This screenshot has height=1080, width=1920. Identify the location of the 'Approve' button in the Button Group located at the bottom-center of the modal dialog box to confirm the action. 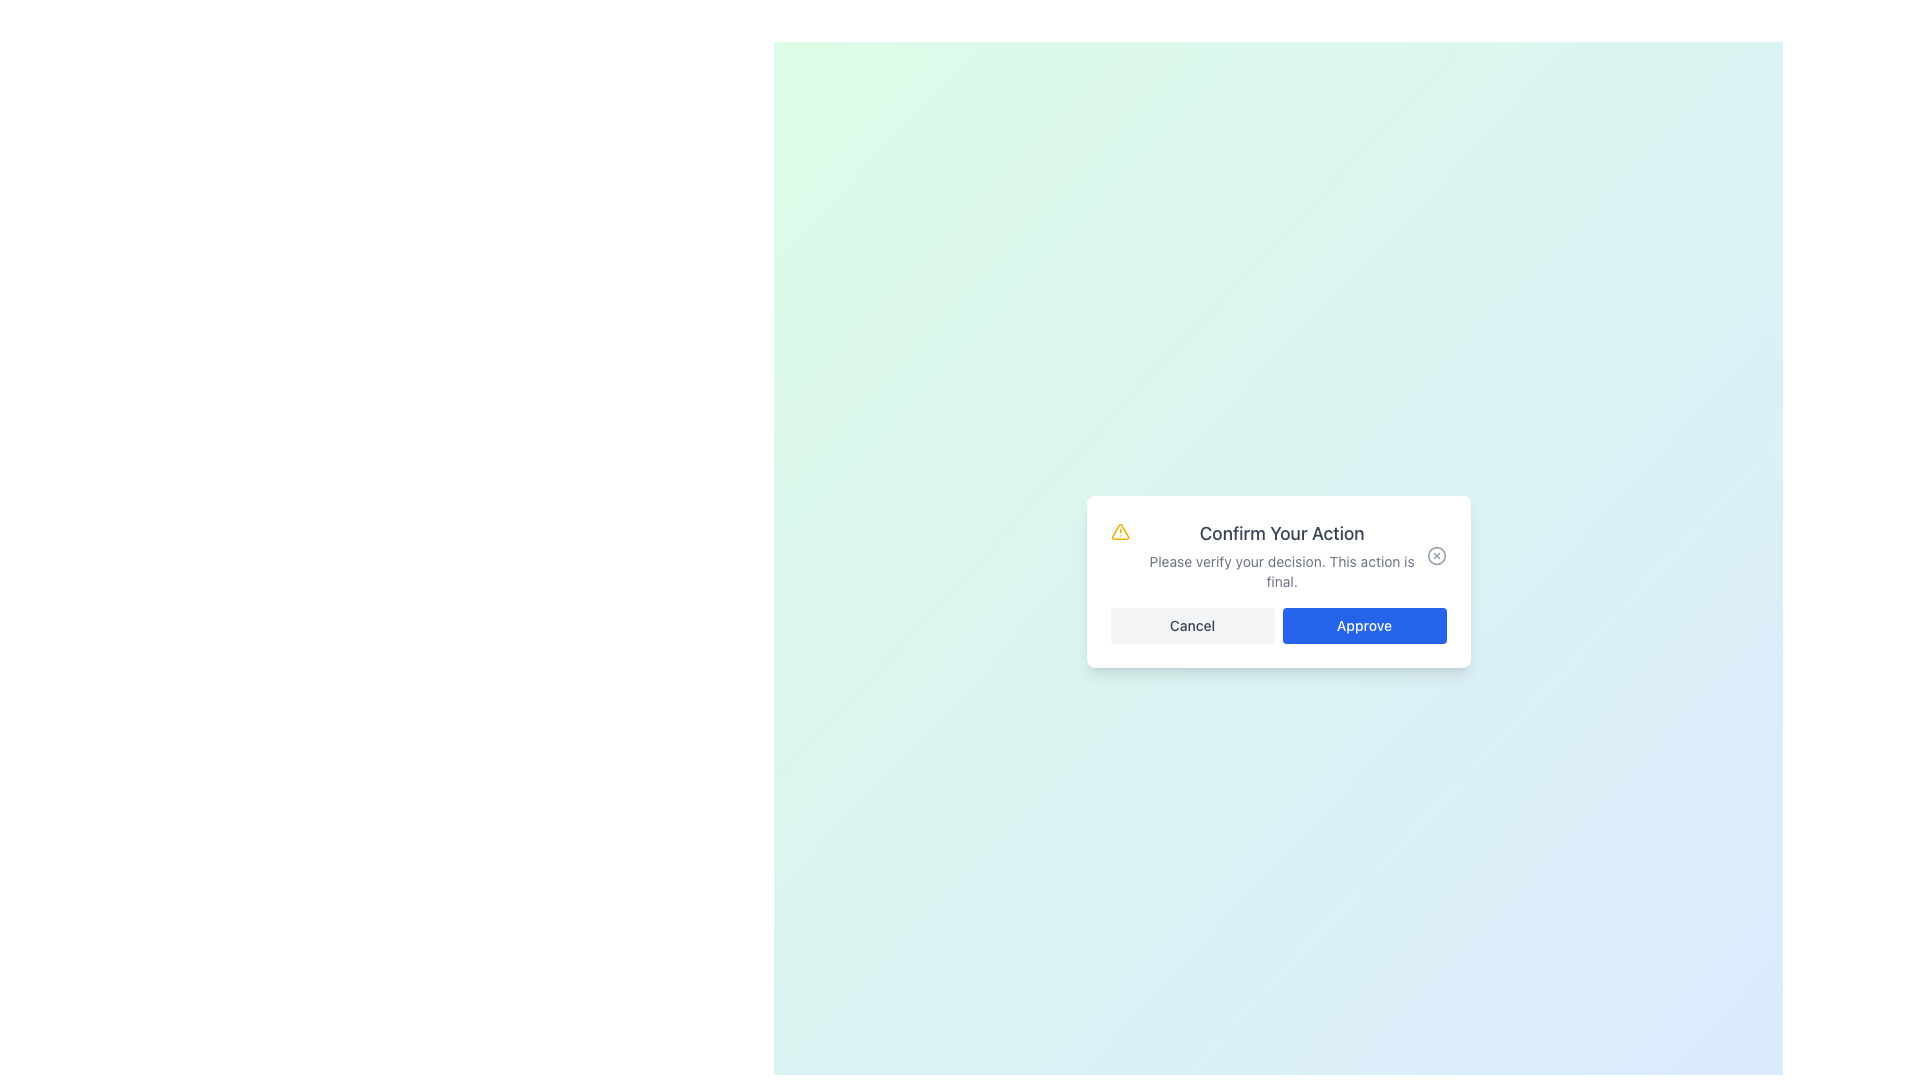
(1277, 624).